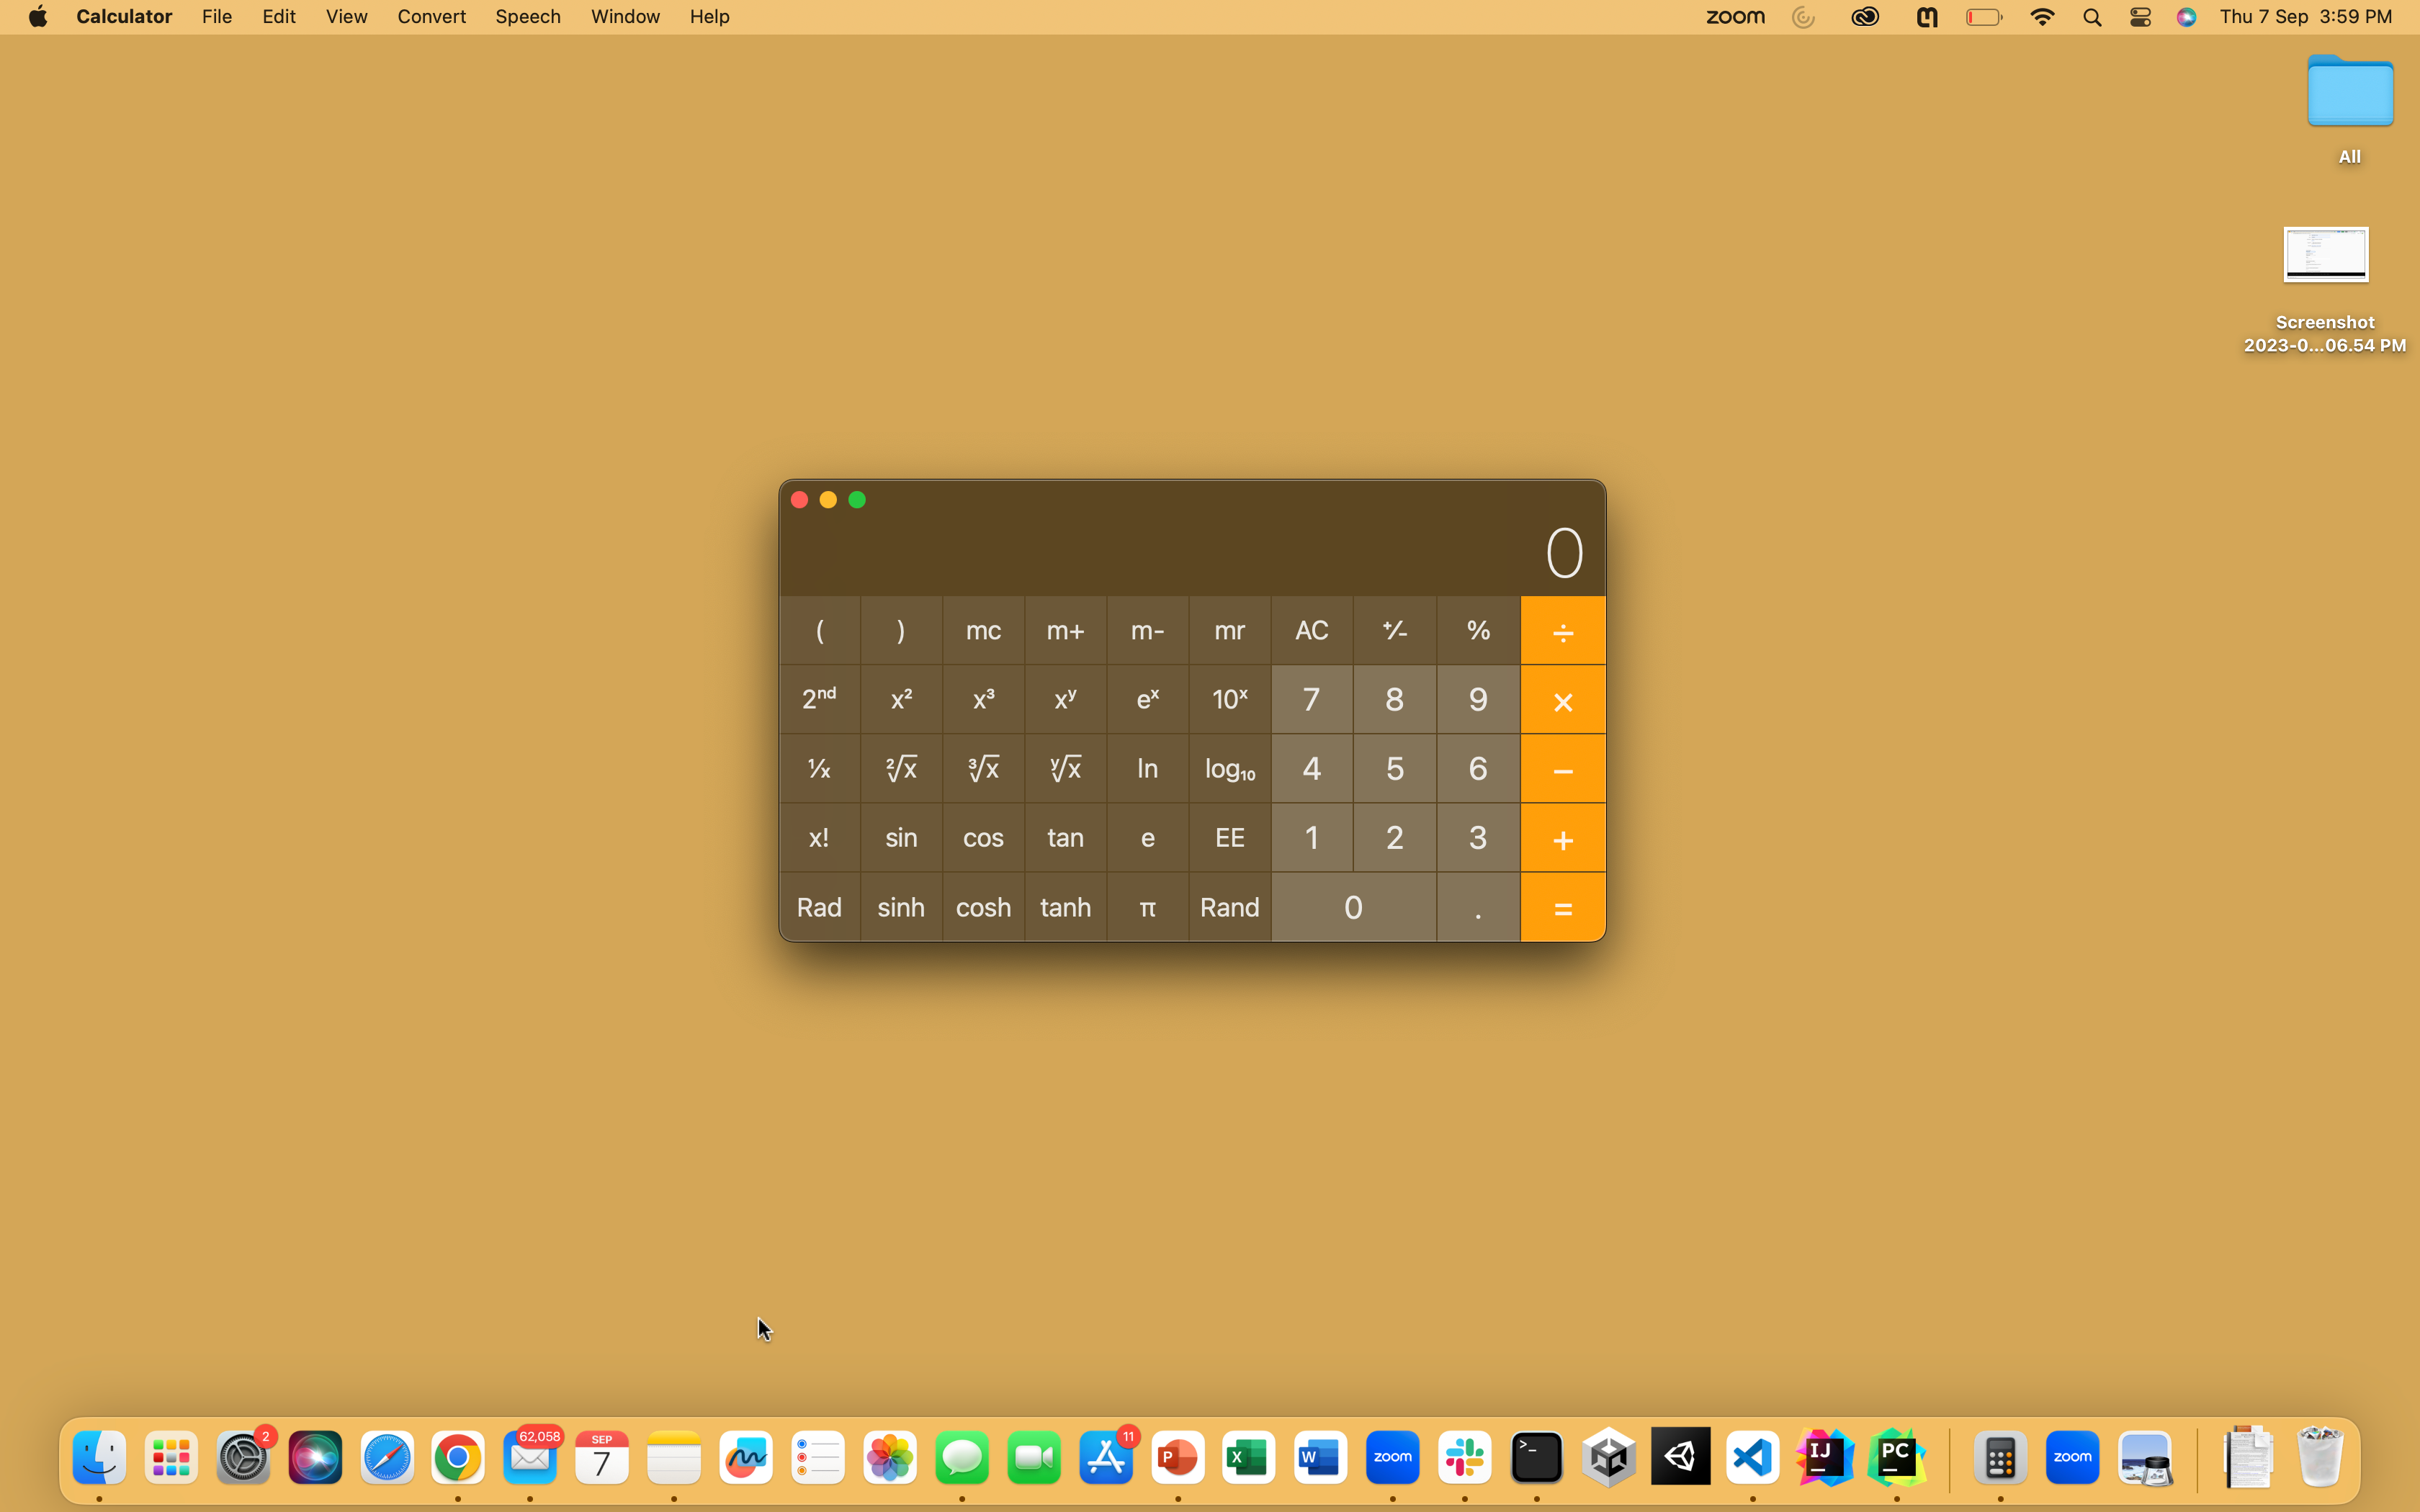  Describe the element at coordinates (1394, 834) in the screenshot. I see `Calculate the addition of the numbers 2 and 7` at that location.